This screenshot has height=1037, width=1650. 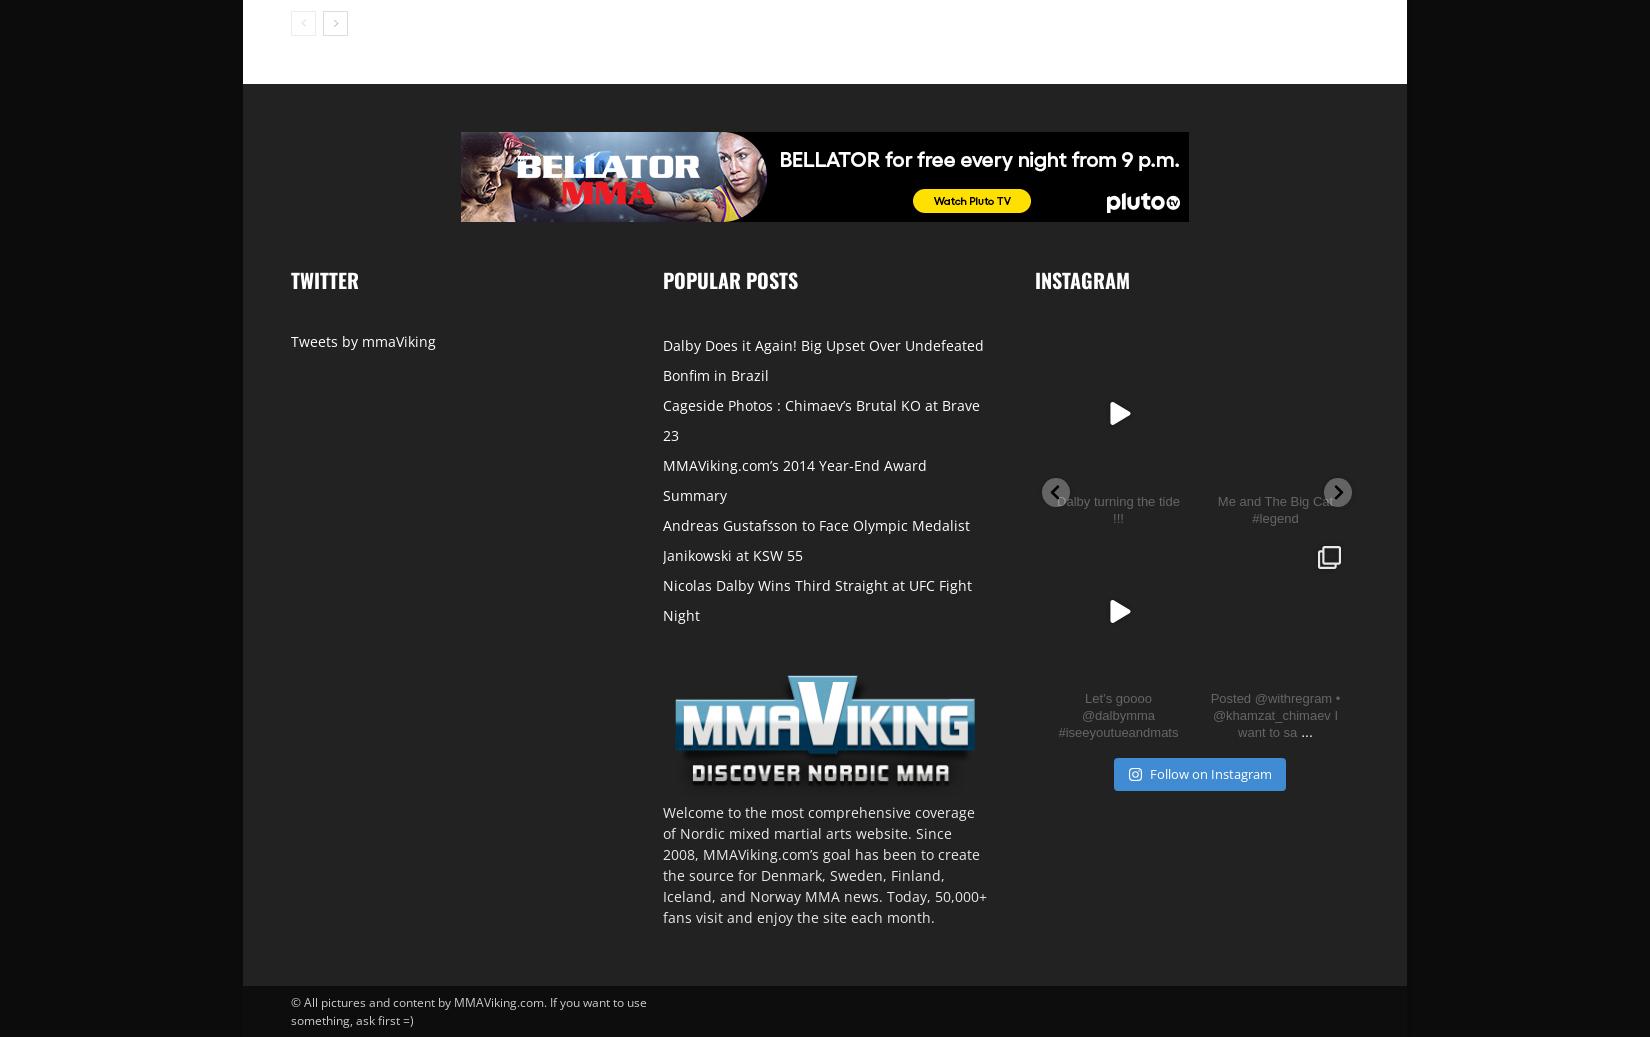 What do you see at coordinates (1282, 662) in the screenshot?
I see `'Oct 22'` at bounding box center [1282, 662].